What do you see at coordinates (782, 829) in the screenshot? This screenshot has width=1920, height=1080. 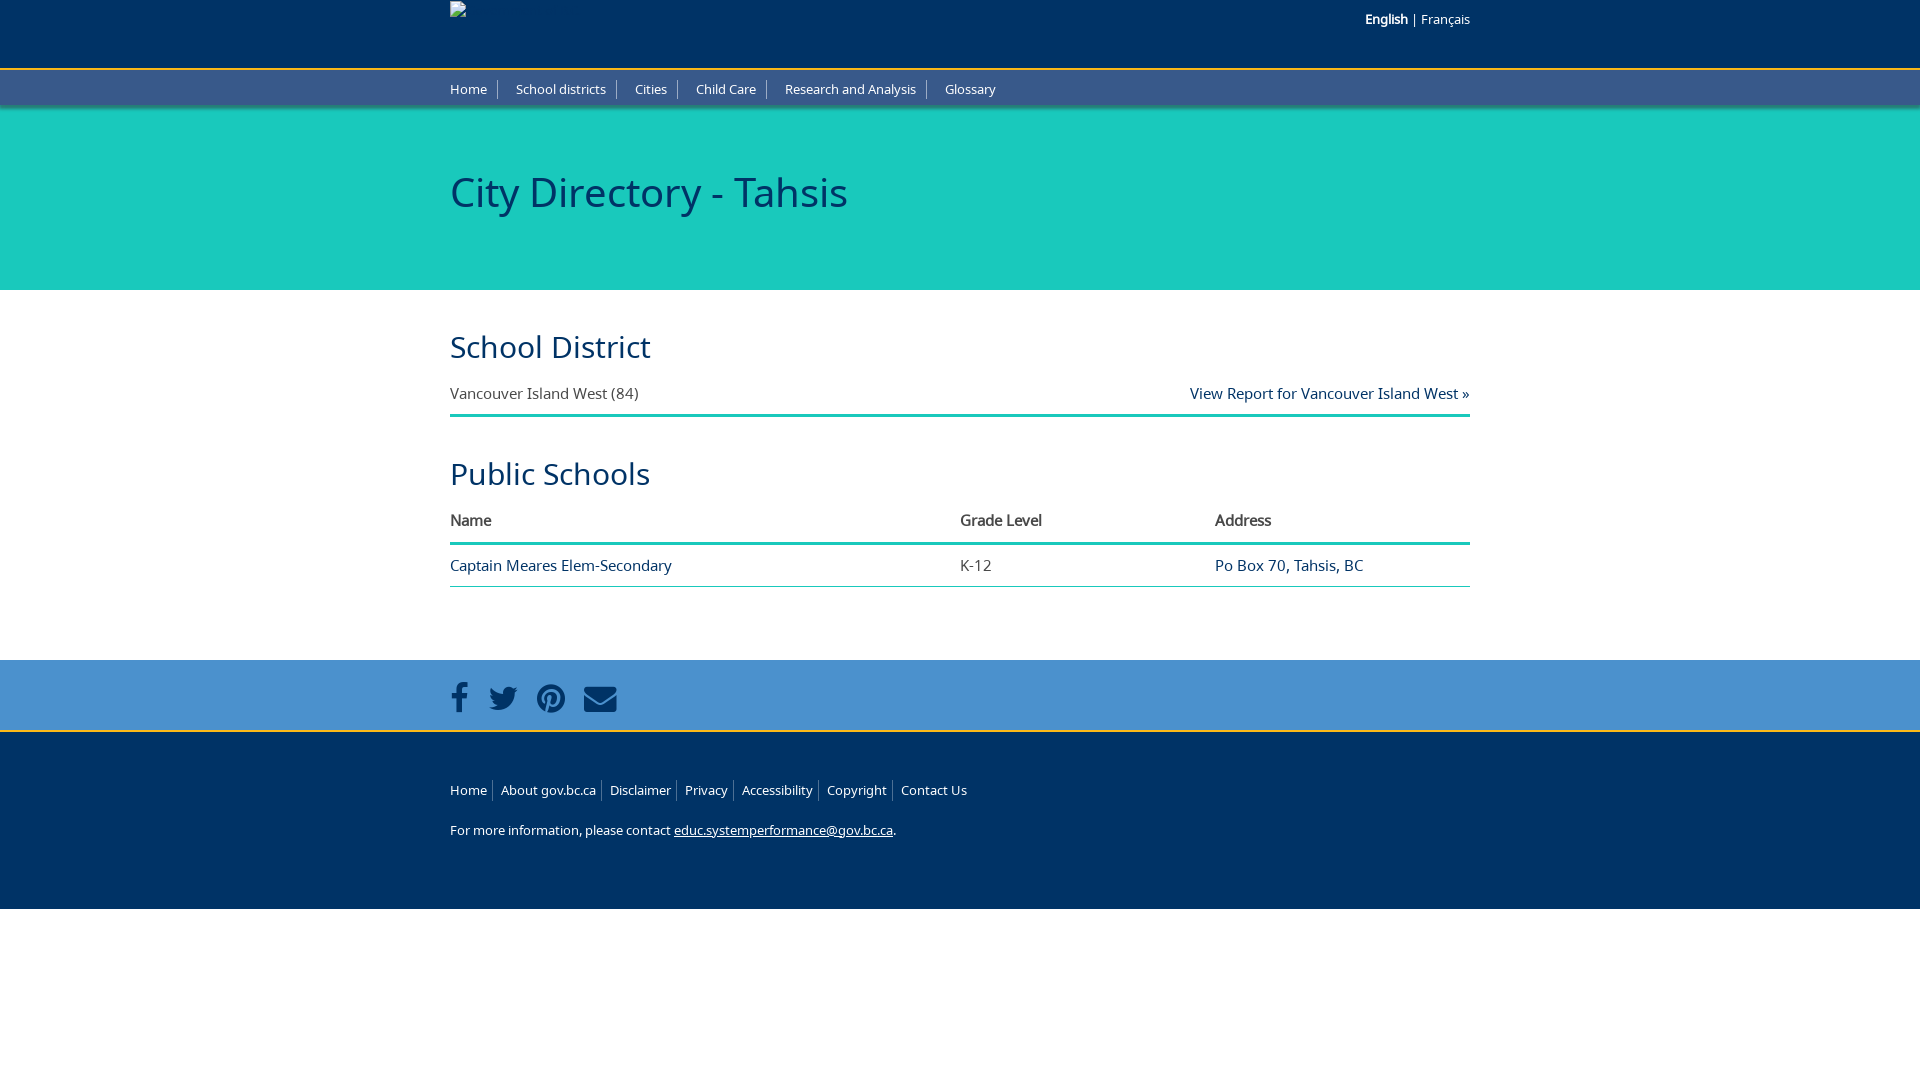 I see `'educ.systemperformance@gov.bc.ca'` at bounding box center [782, 829].